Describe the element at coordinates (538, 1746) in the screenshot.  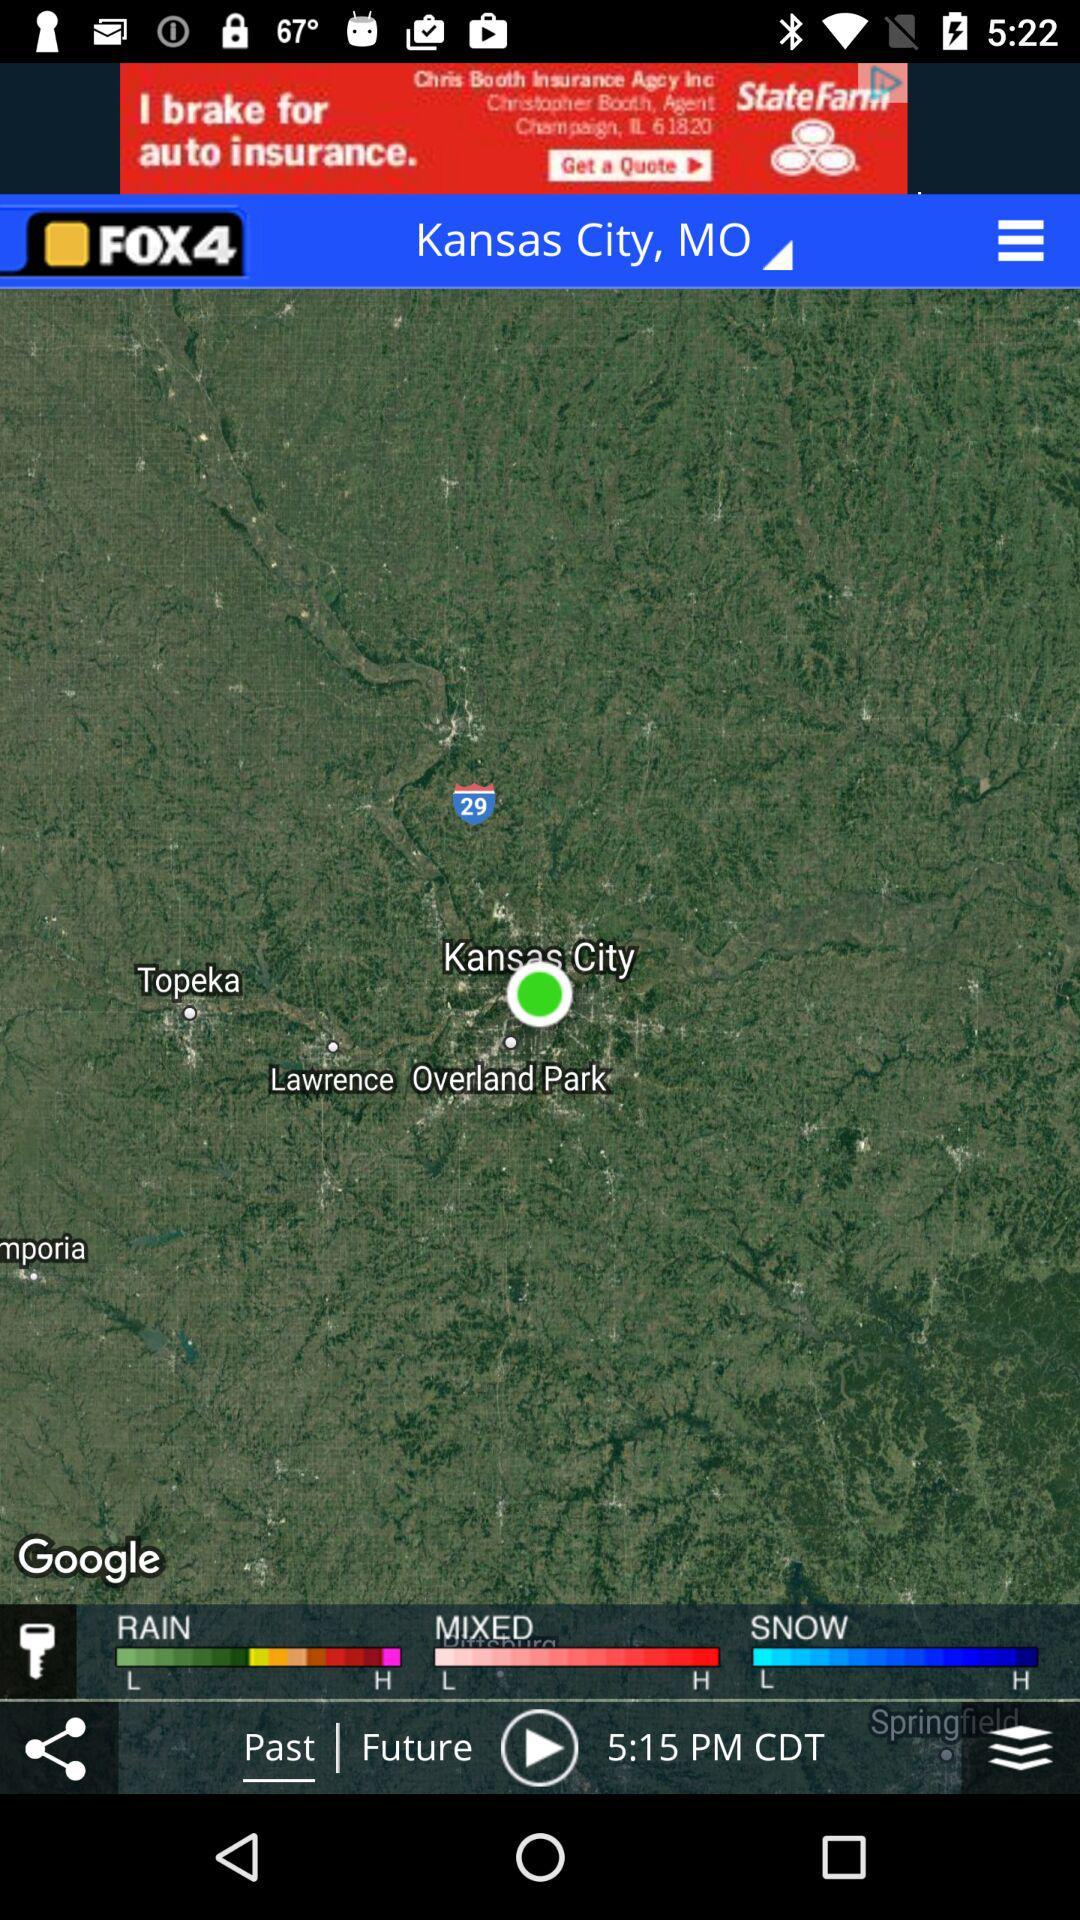
I see `unpause` at that location.